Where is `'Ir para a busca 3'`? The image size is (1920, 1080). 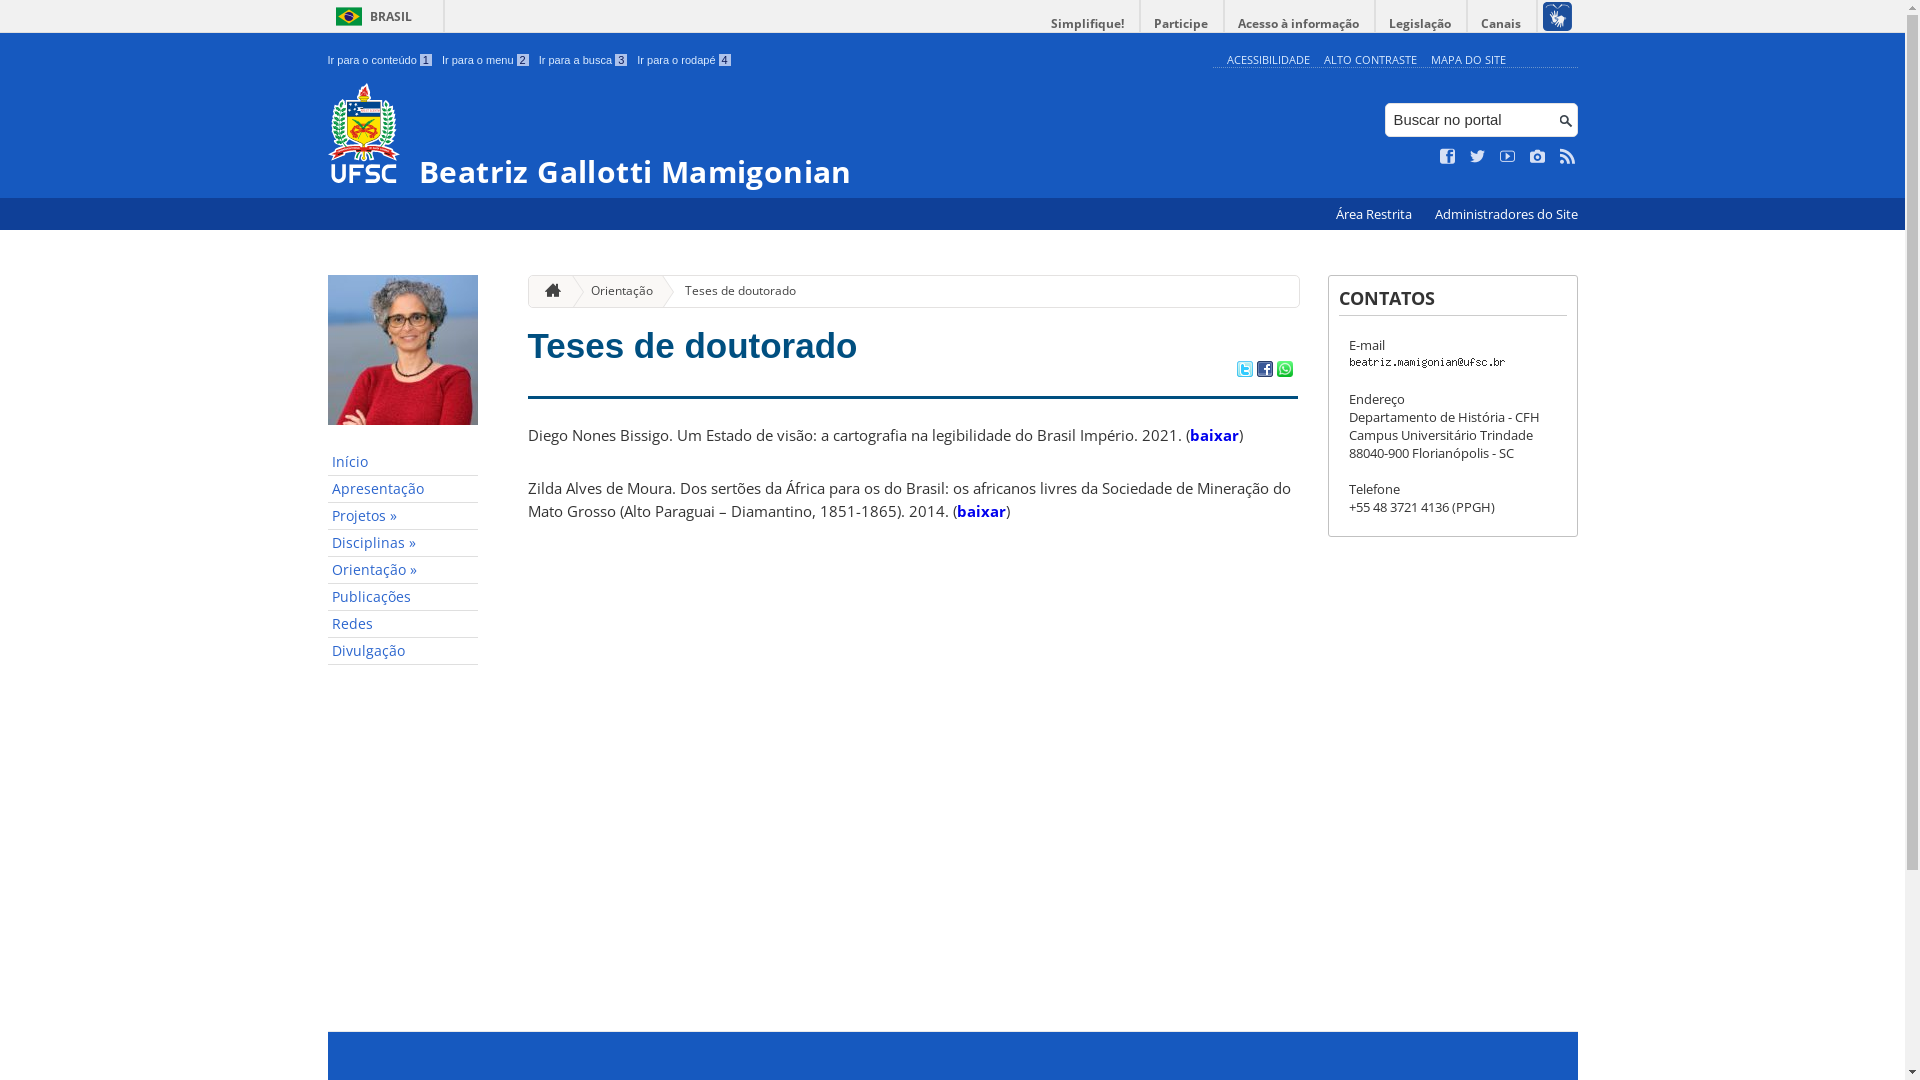 'Ir para a busca 3' is located at coordinates (582, 59).